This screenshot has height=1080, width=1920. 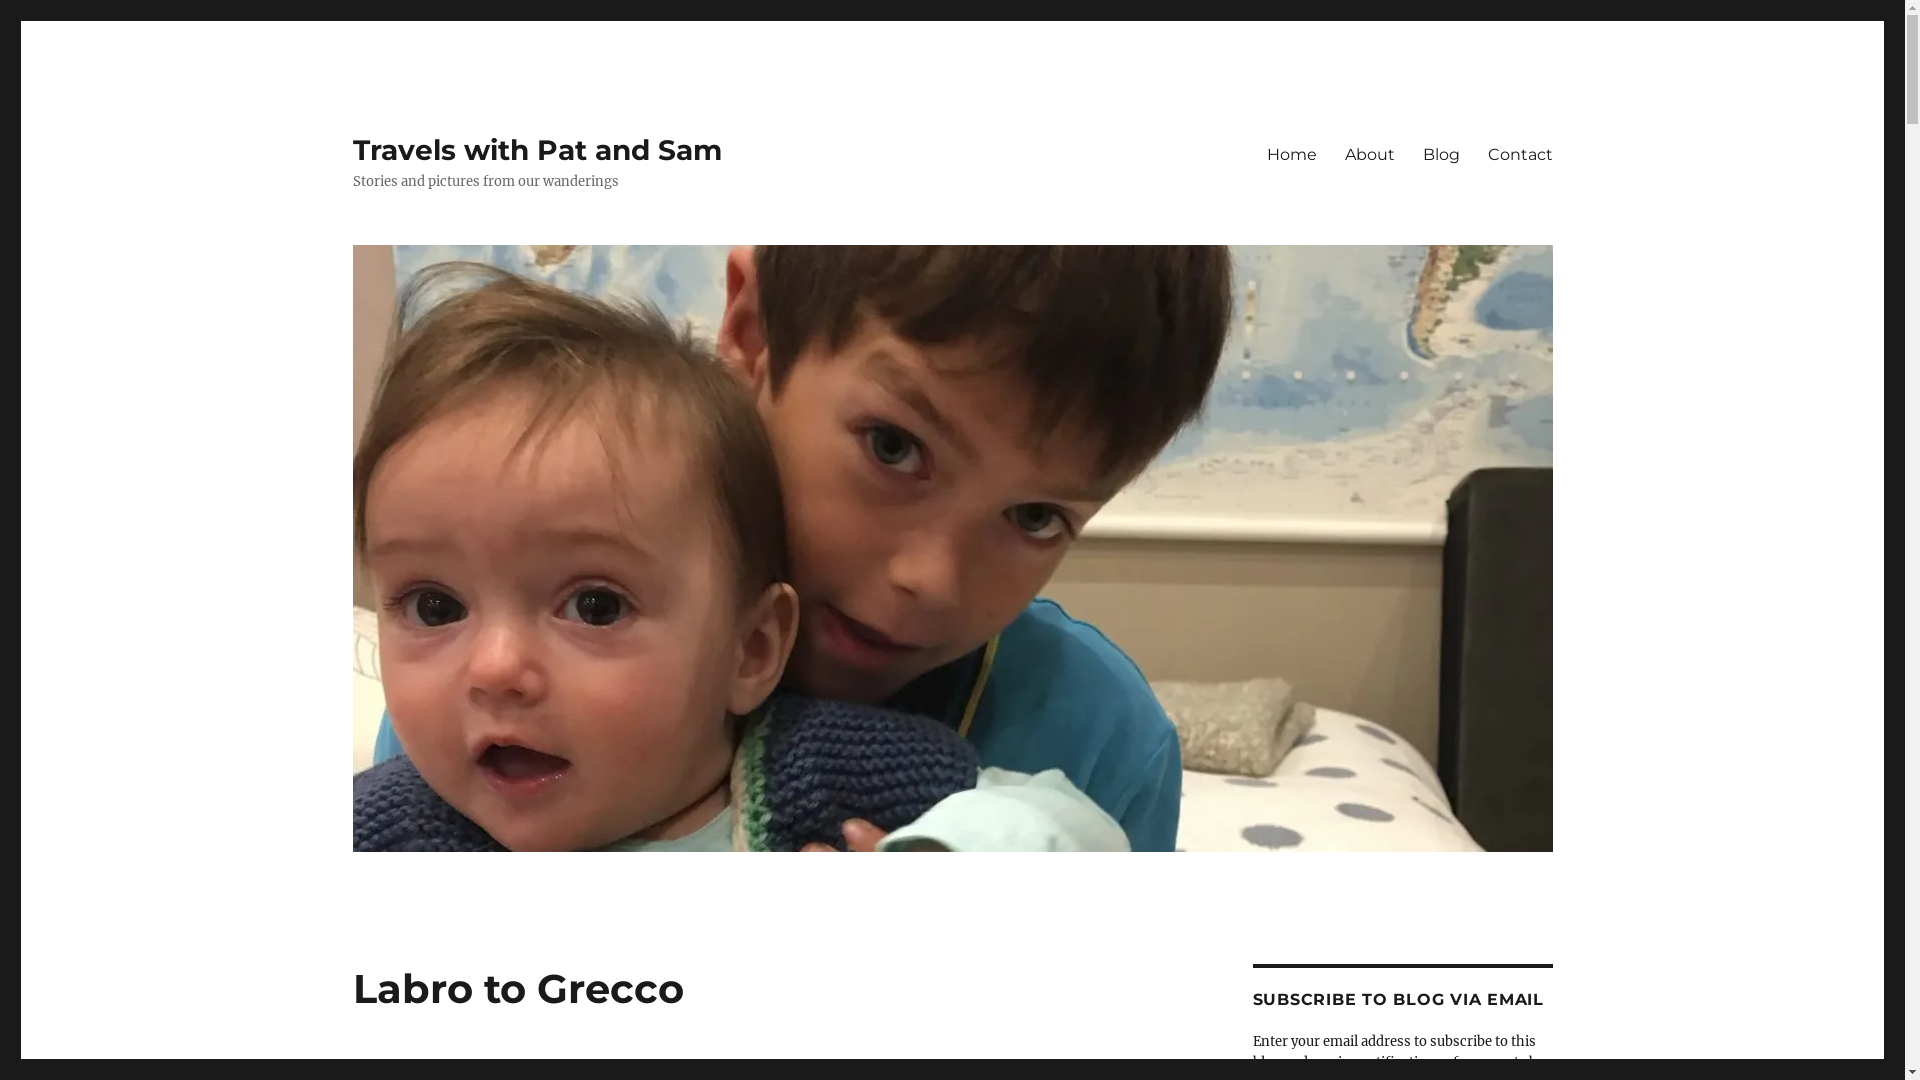 I want to click on 'Blog', so click(x=1440, y=153).